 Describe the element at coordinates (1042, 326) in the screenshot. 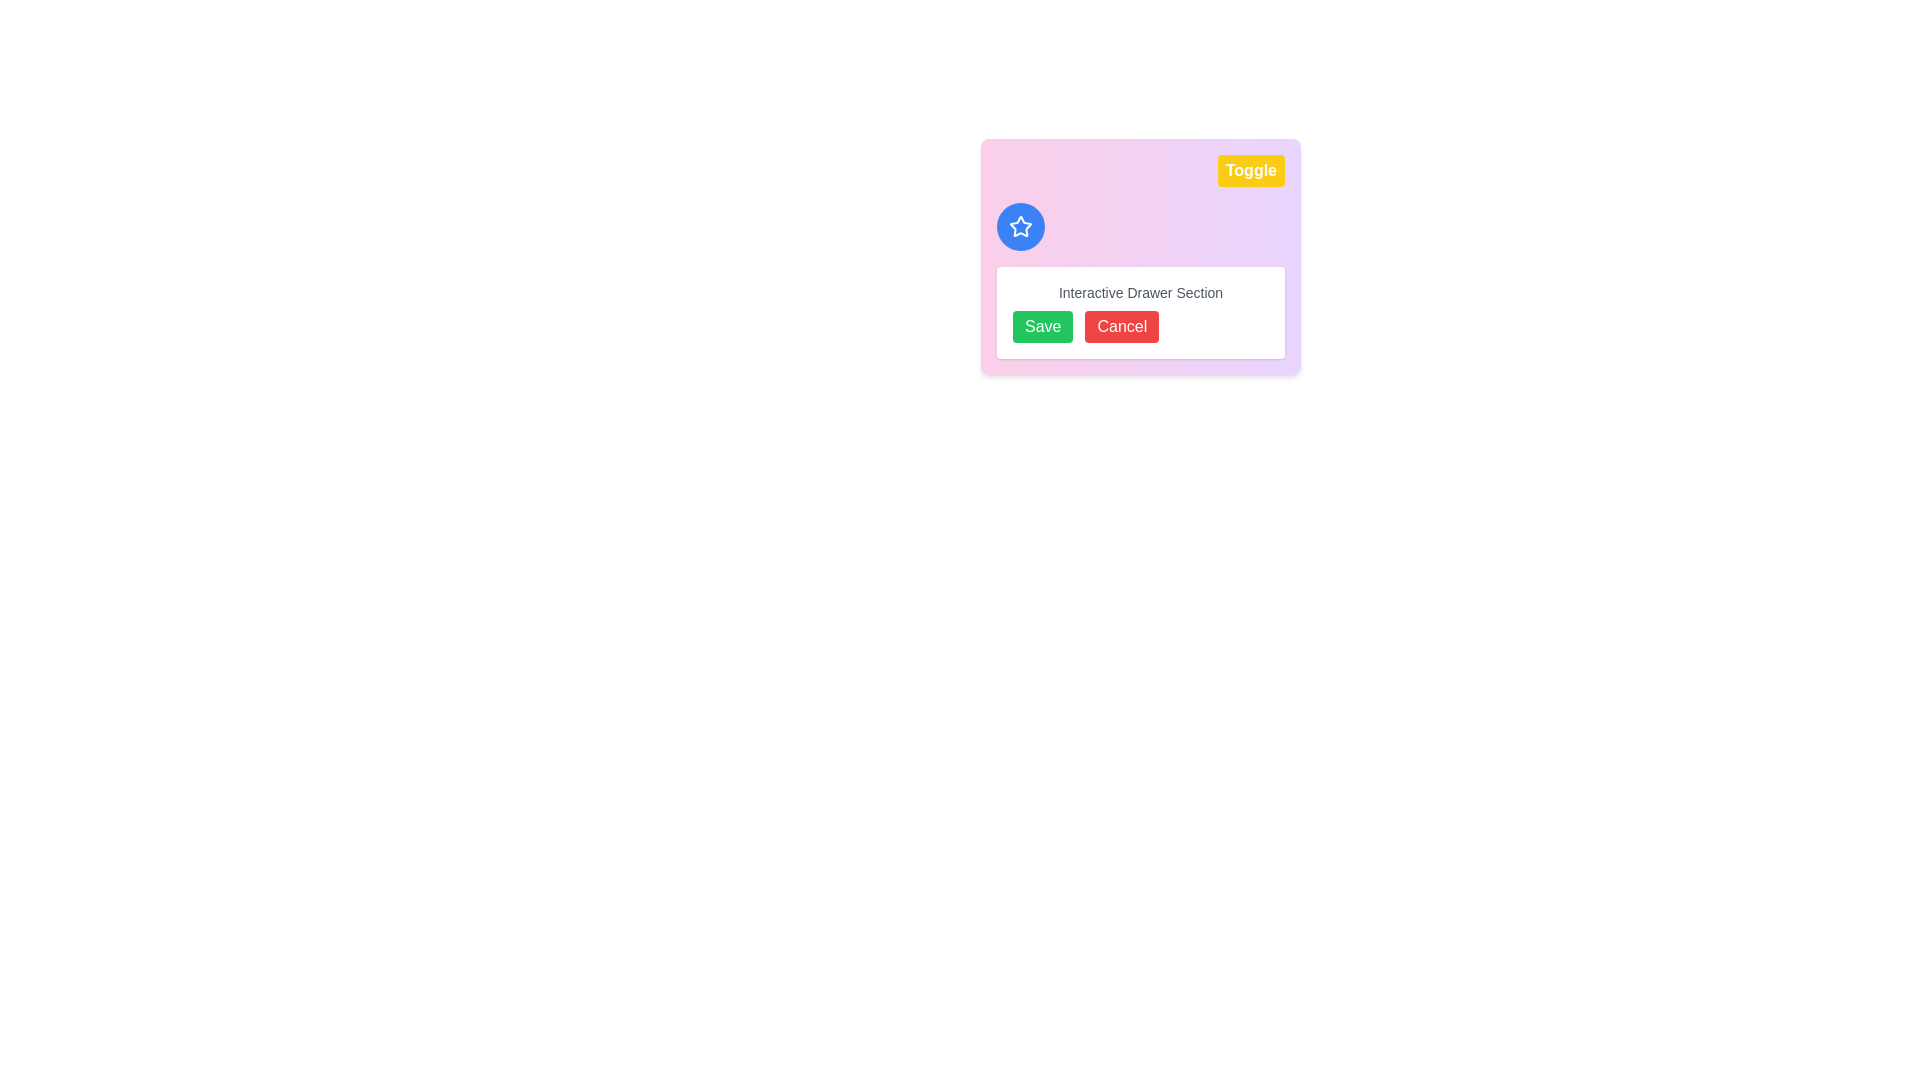

I see `the 'Save' button located at the bottom center of the visible card area to confirm or save changes` at that location.